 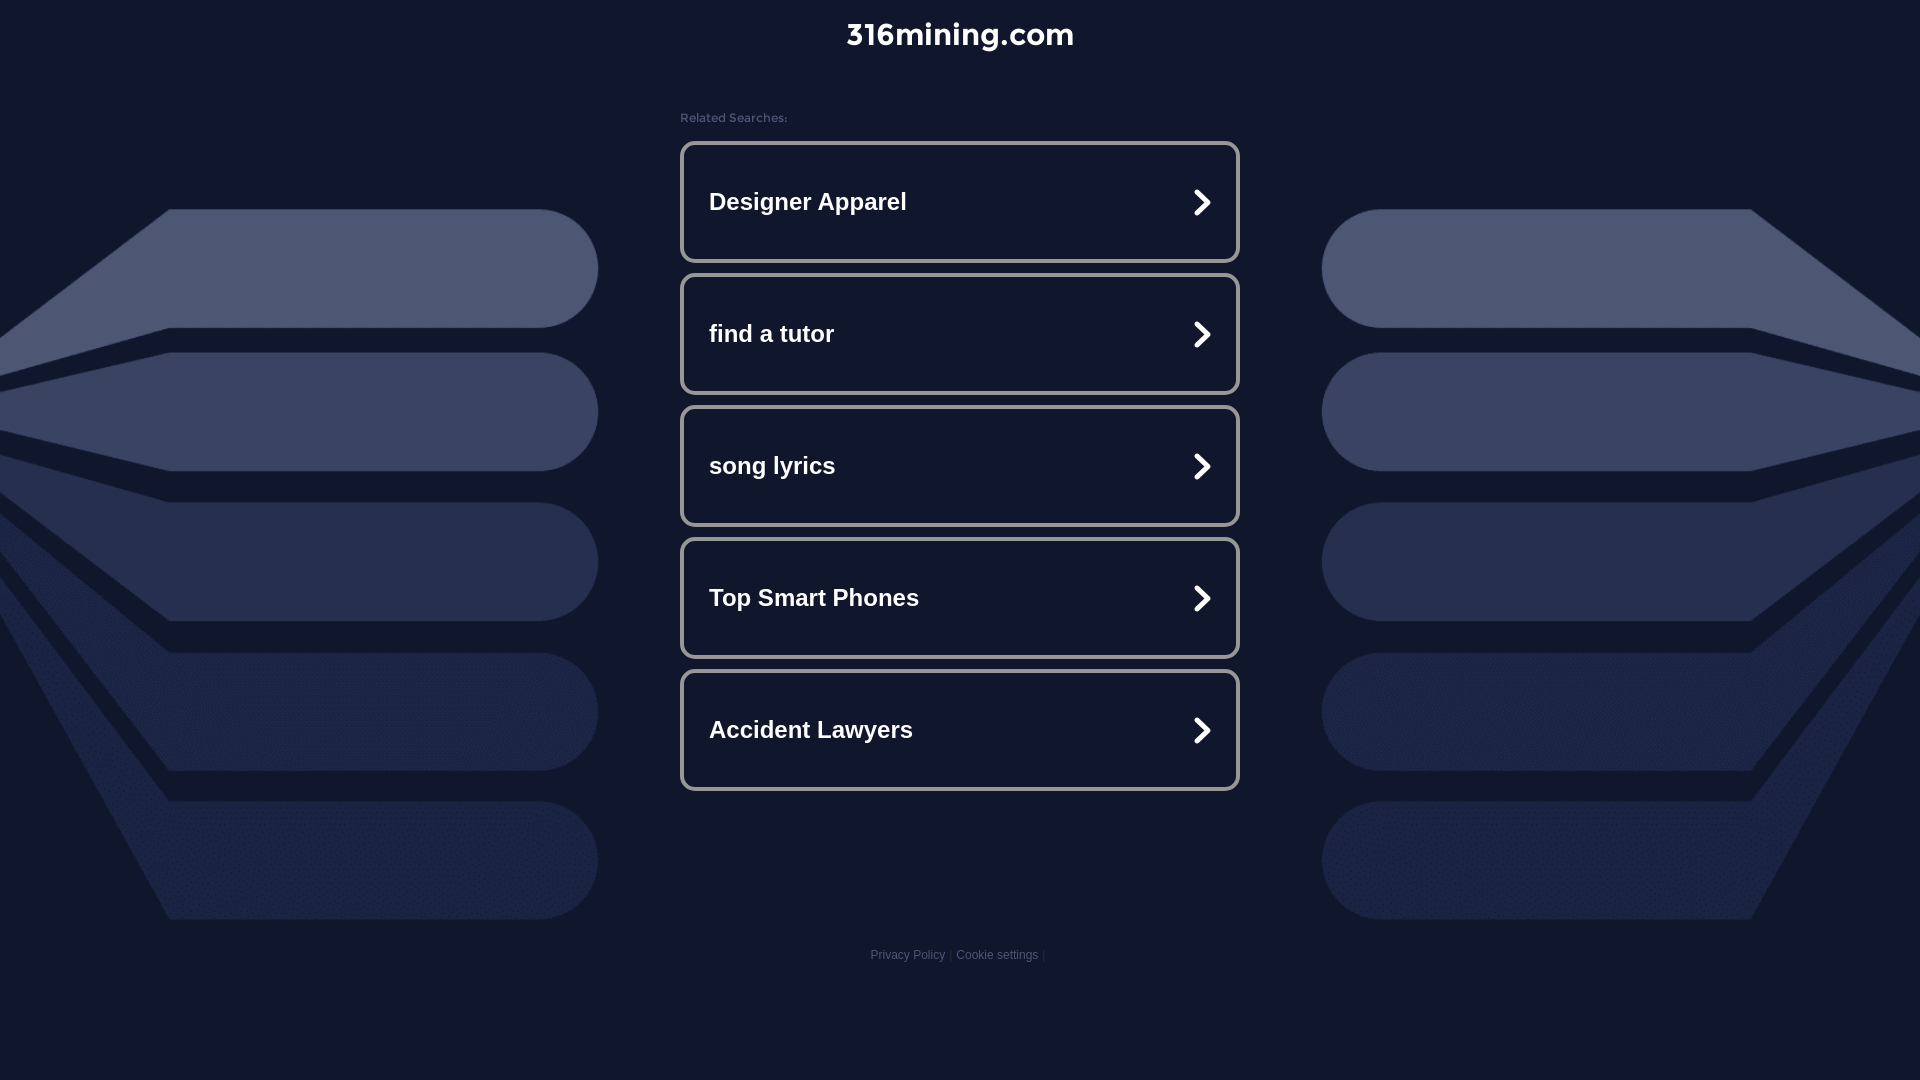 What do you see at coordinates (869, 954) in the screenshot?
I see `'Privacy Policy'` at bounding box center [869, 954].